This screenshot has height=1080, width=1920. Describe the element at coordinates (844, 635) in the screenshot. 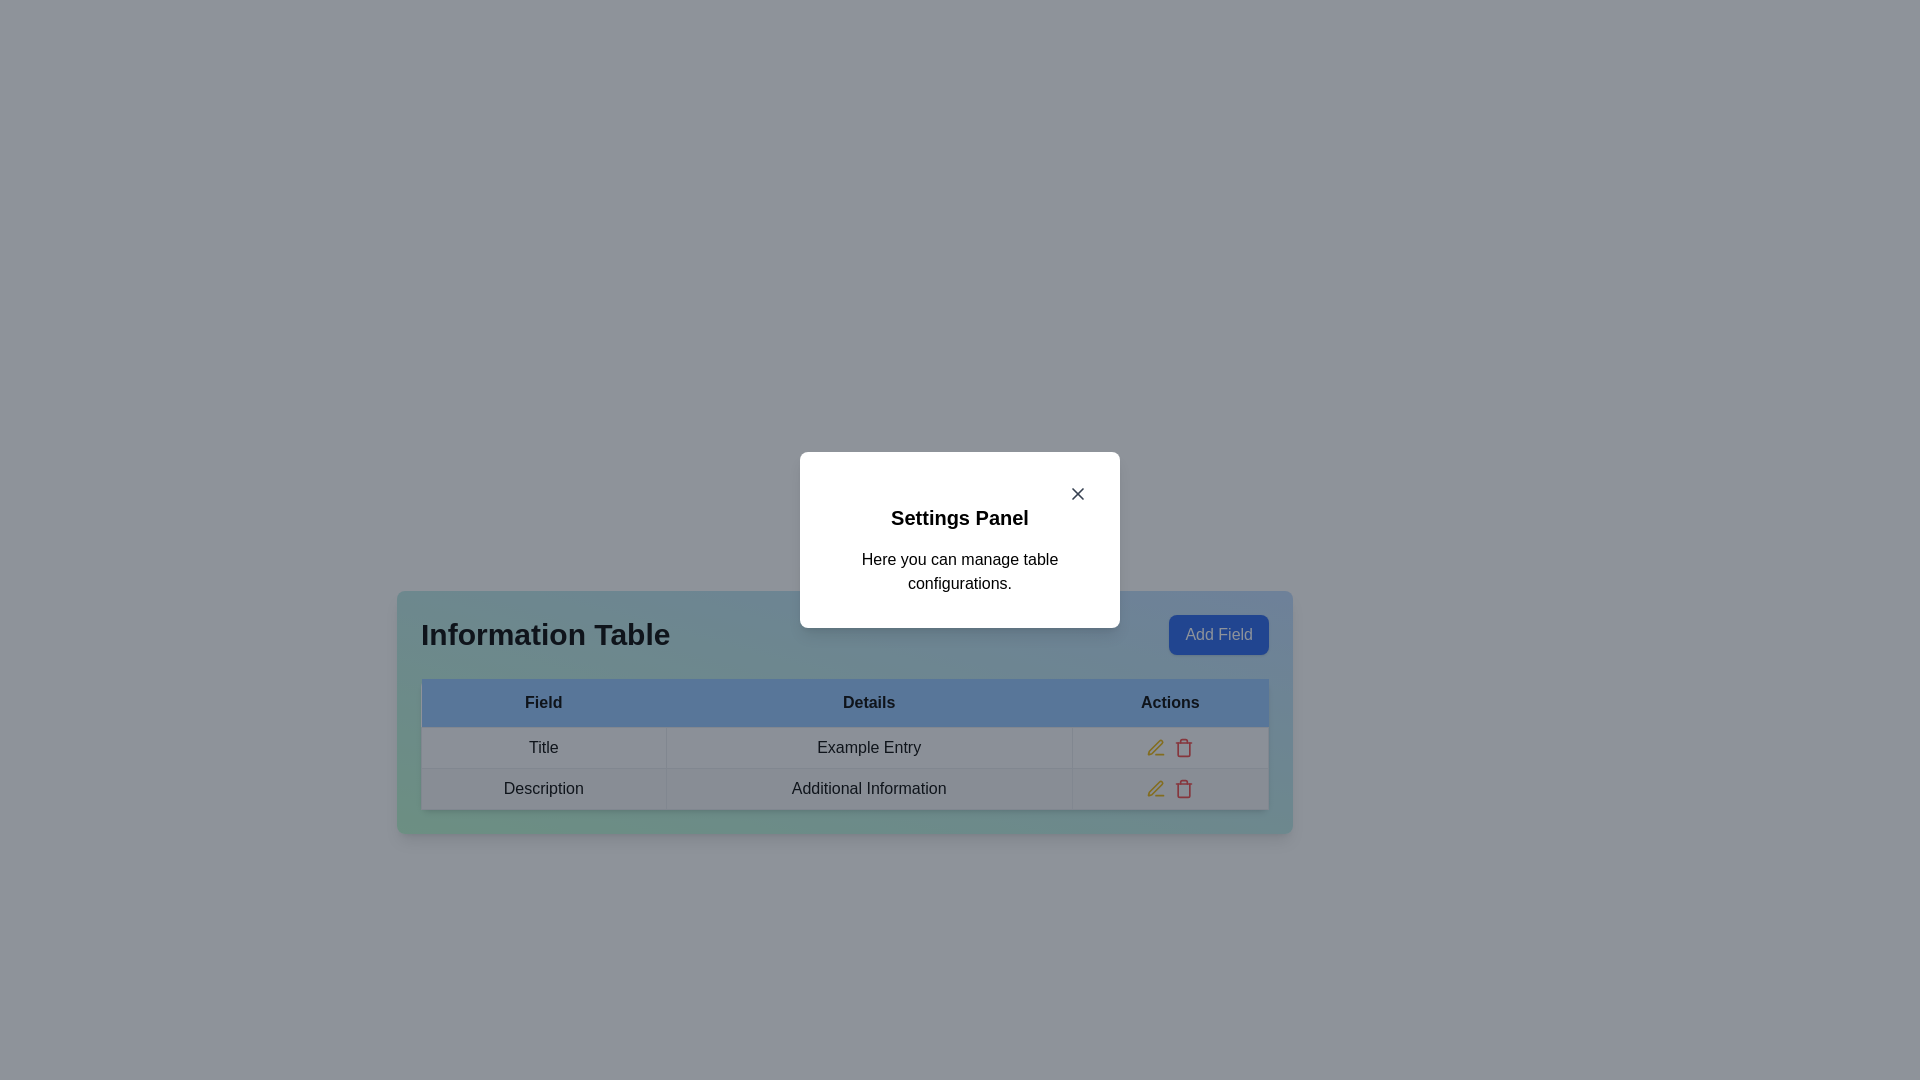

I see `title text 'Information Table' for context by focusing on the title bar element that includes the 'Add Field' button` at that location.